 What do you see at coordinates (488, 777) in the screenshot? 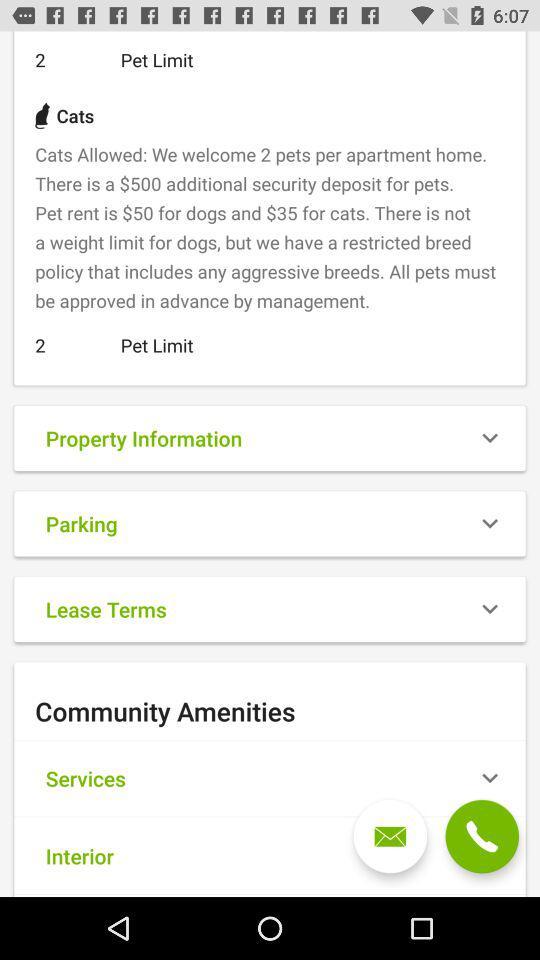
I see `the drop down button right to services` at bounding box center [488, 777].